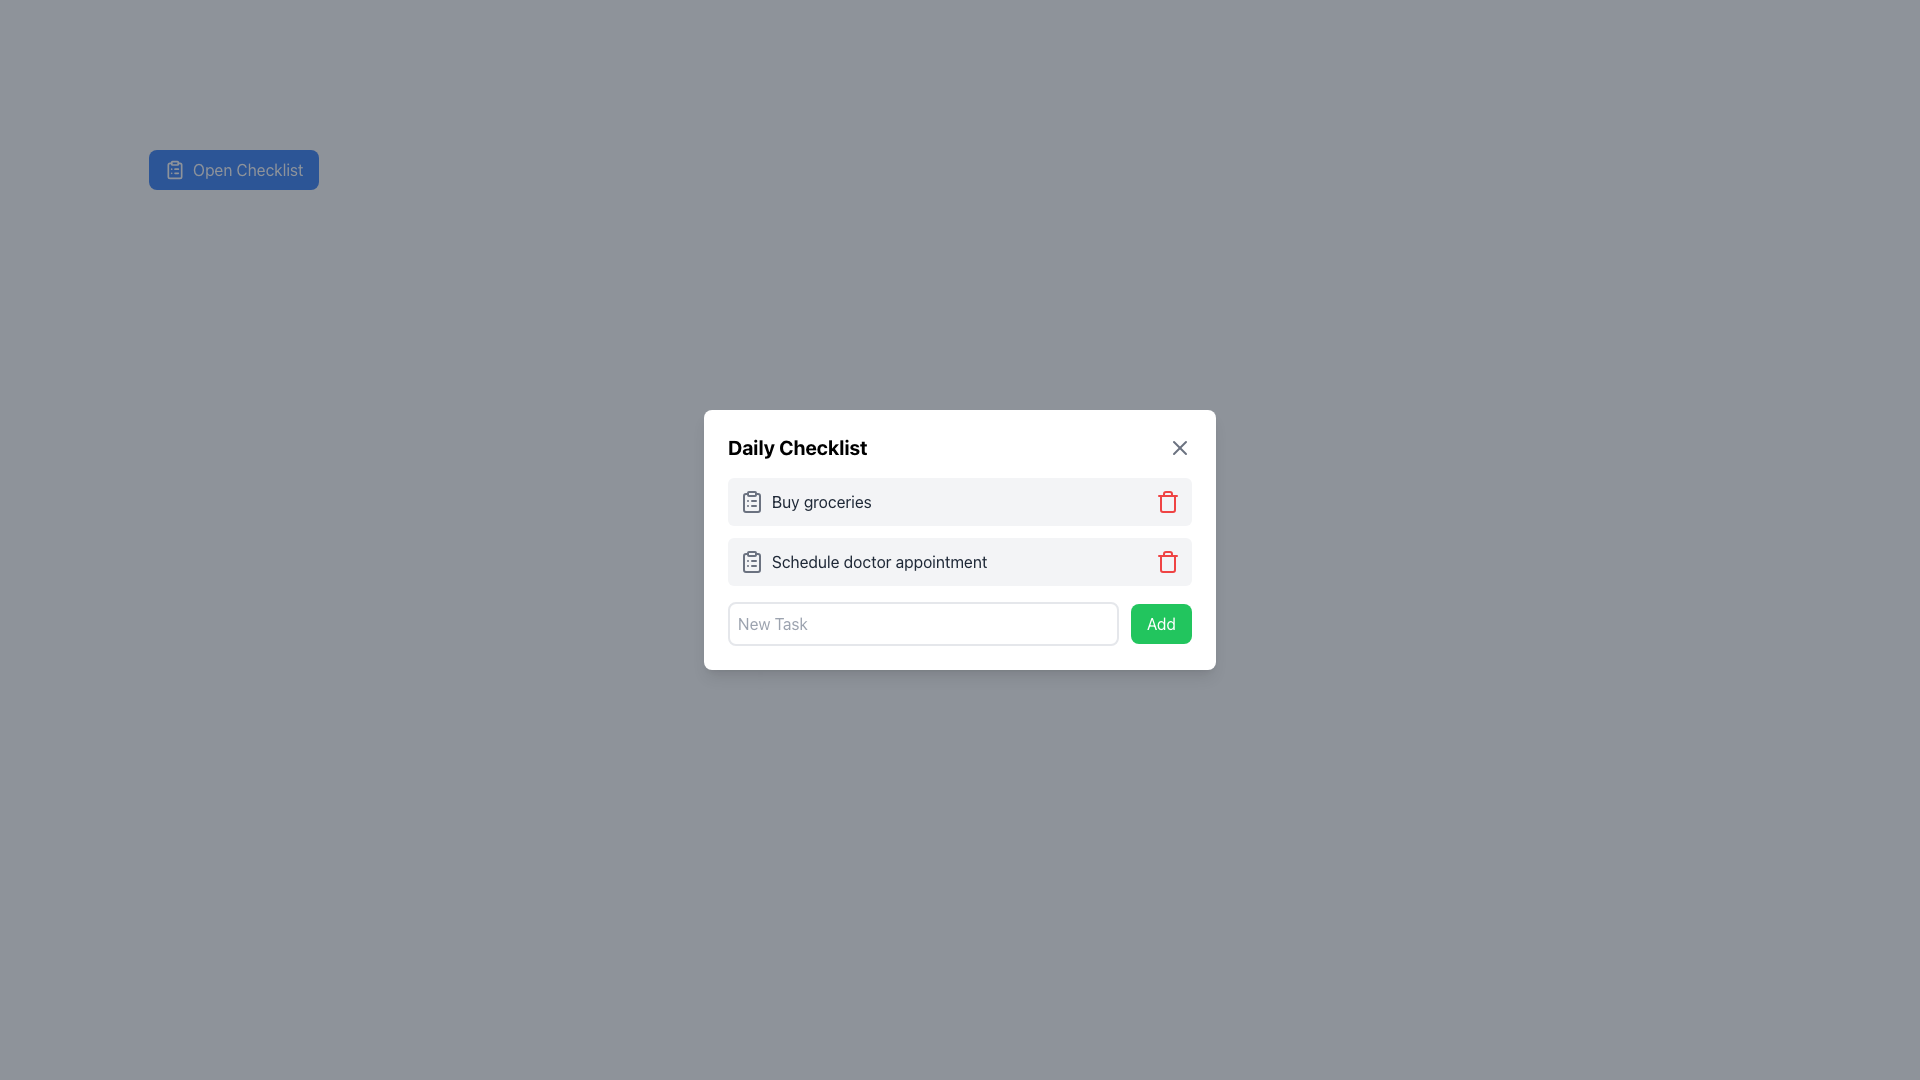 This screenshot has width=1920, height=1080. What do you see at coordinates (174, 168) in the screenshot?
I see `the clipboard checklist icon located within the blue button labeled 'Open Checklist'` at bounding box center [174, 168].